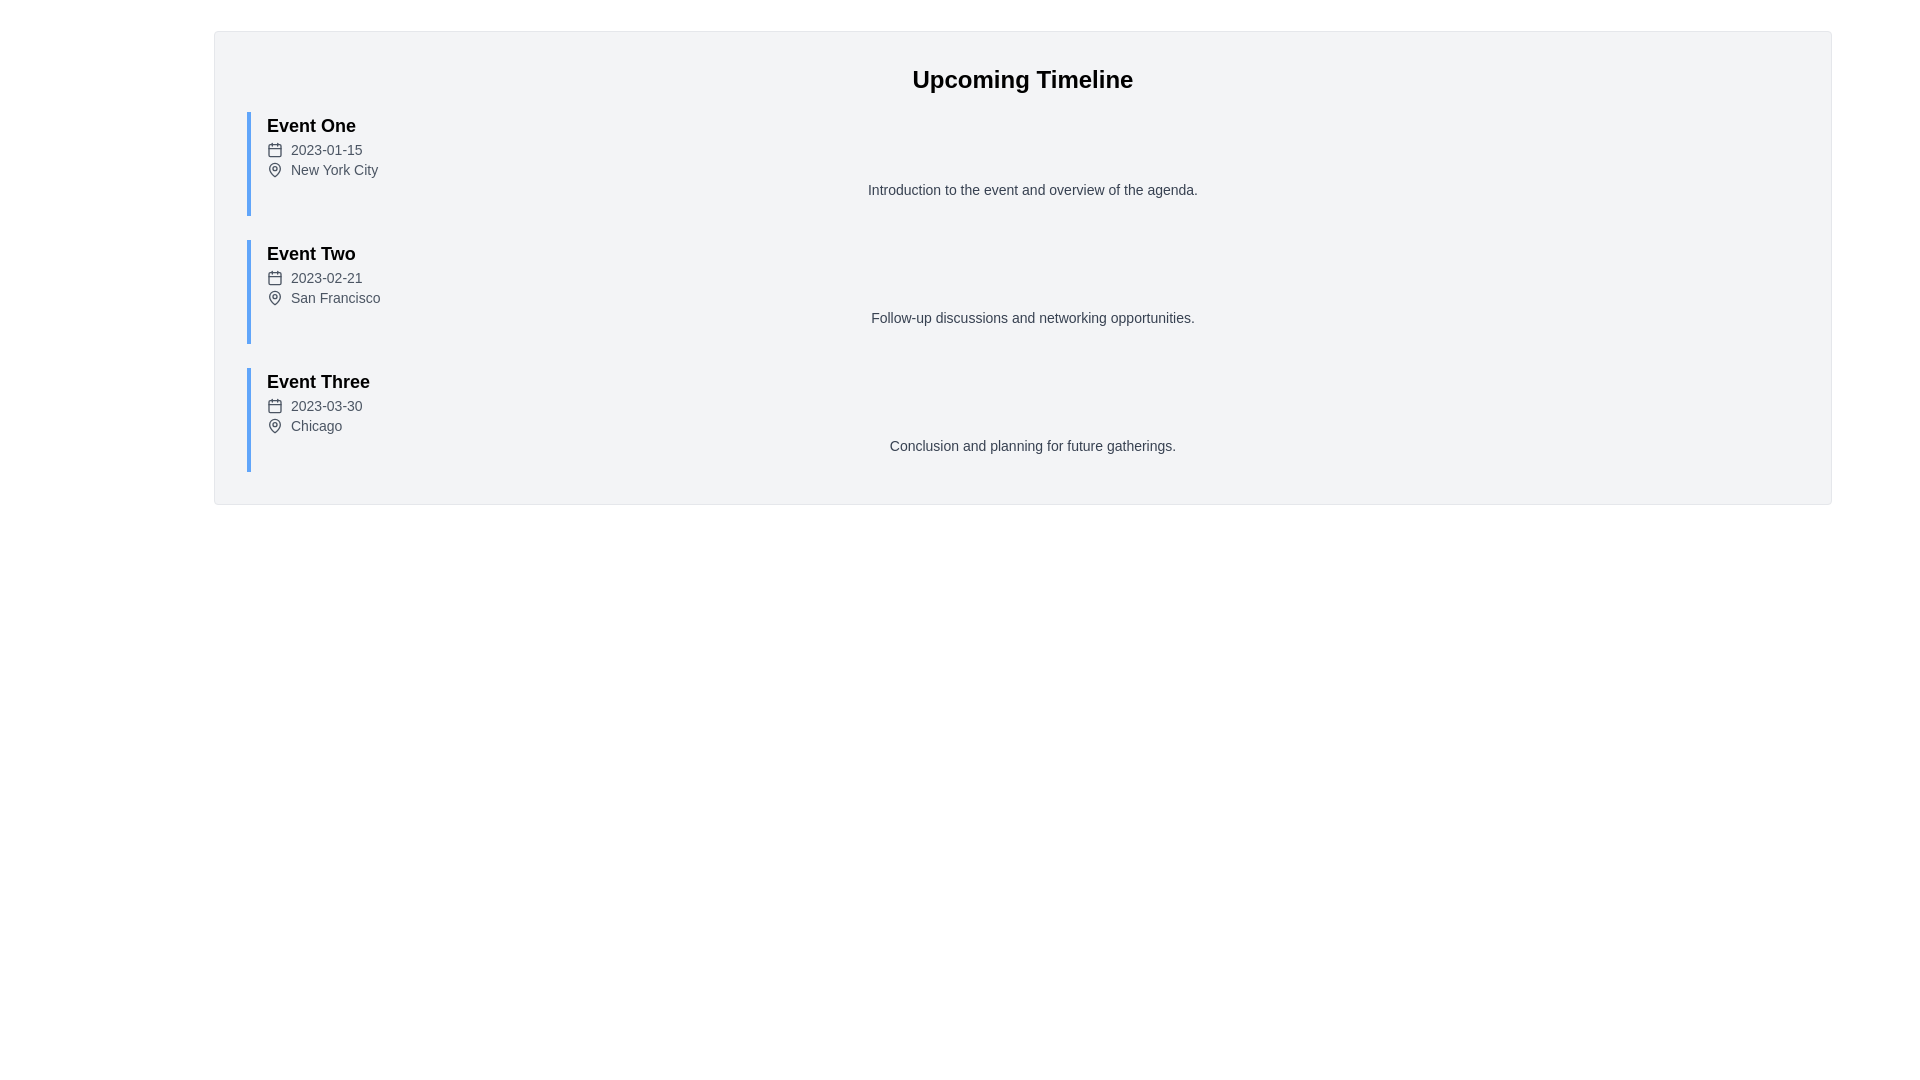  I want to click on the map pin icon located to the left of the text 'Chicago' in the description of 'Event Three' in the timeline interface, so click(273, 424).